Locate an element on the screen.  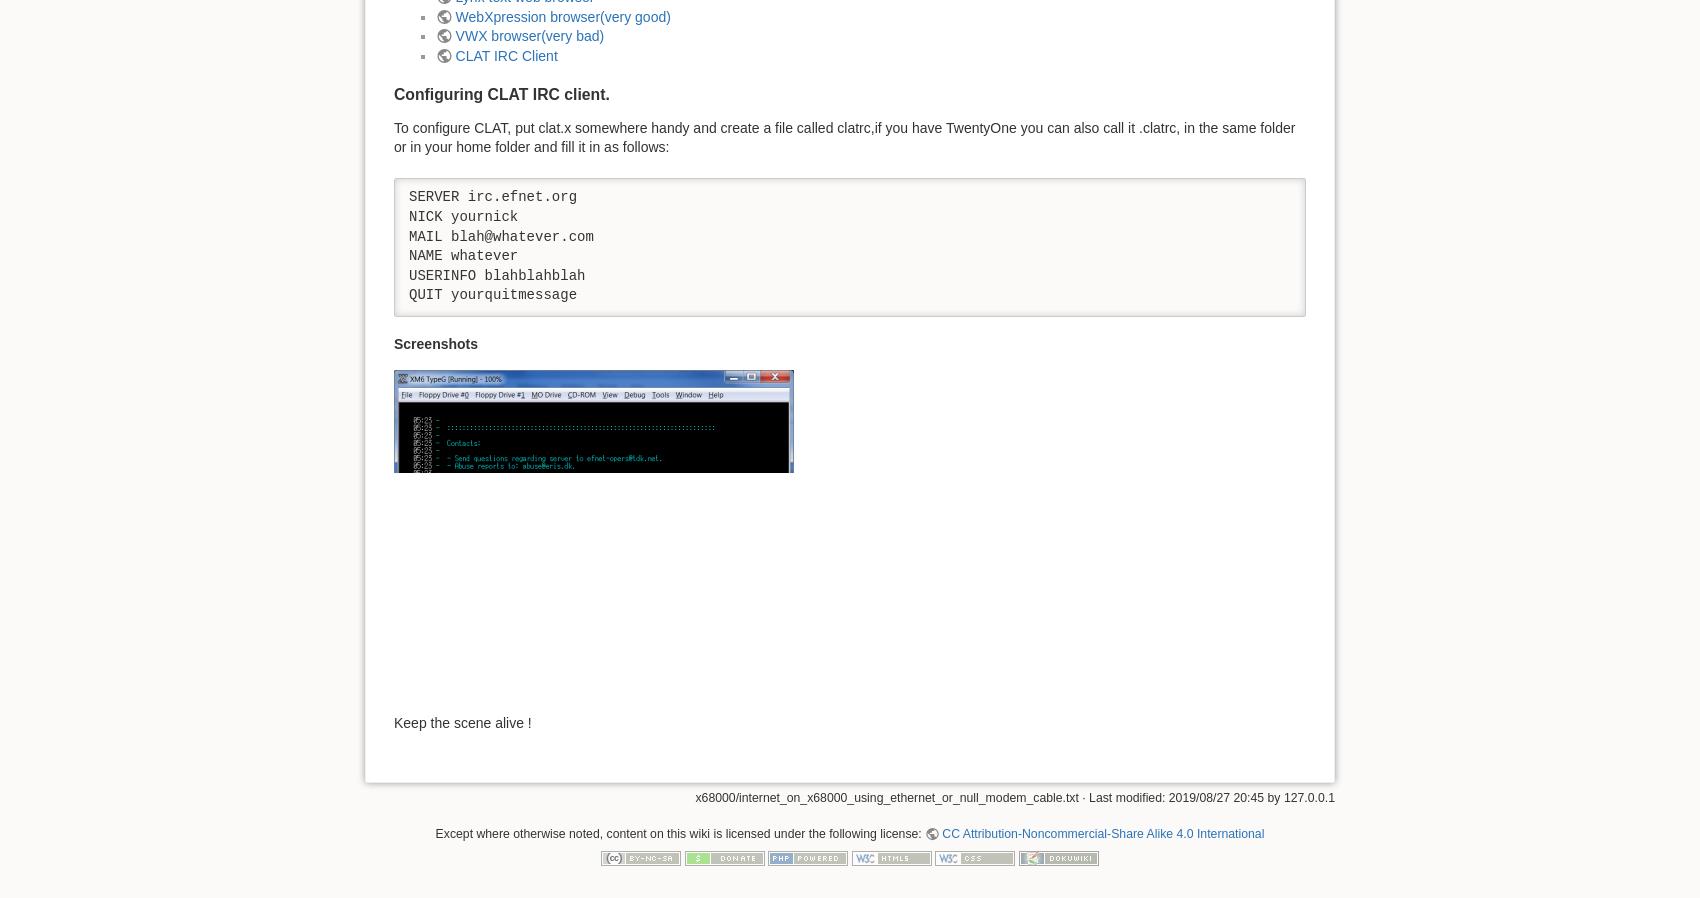
'Except where otherwise noted, content on this wiki is licensed under the following license:' is located at coordinates (680, 833).